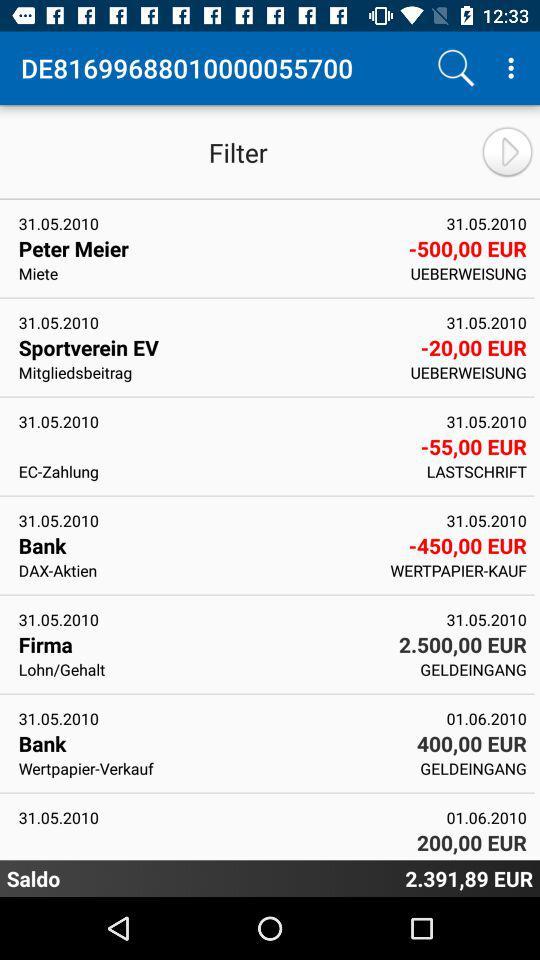 Image resolution: width=540 pixels, height=960 pixels. What do you see at coordinates (486, 857) in the screenshot?
I see `the icon above 2 391 89 icon` at bounding box center [486, 857].